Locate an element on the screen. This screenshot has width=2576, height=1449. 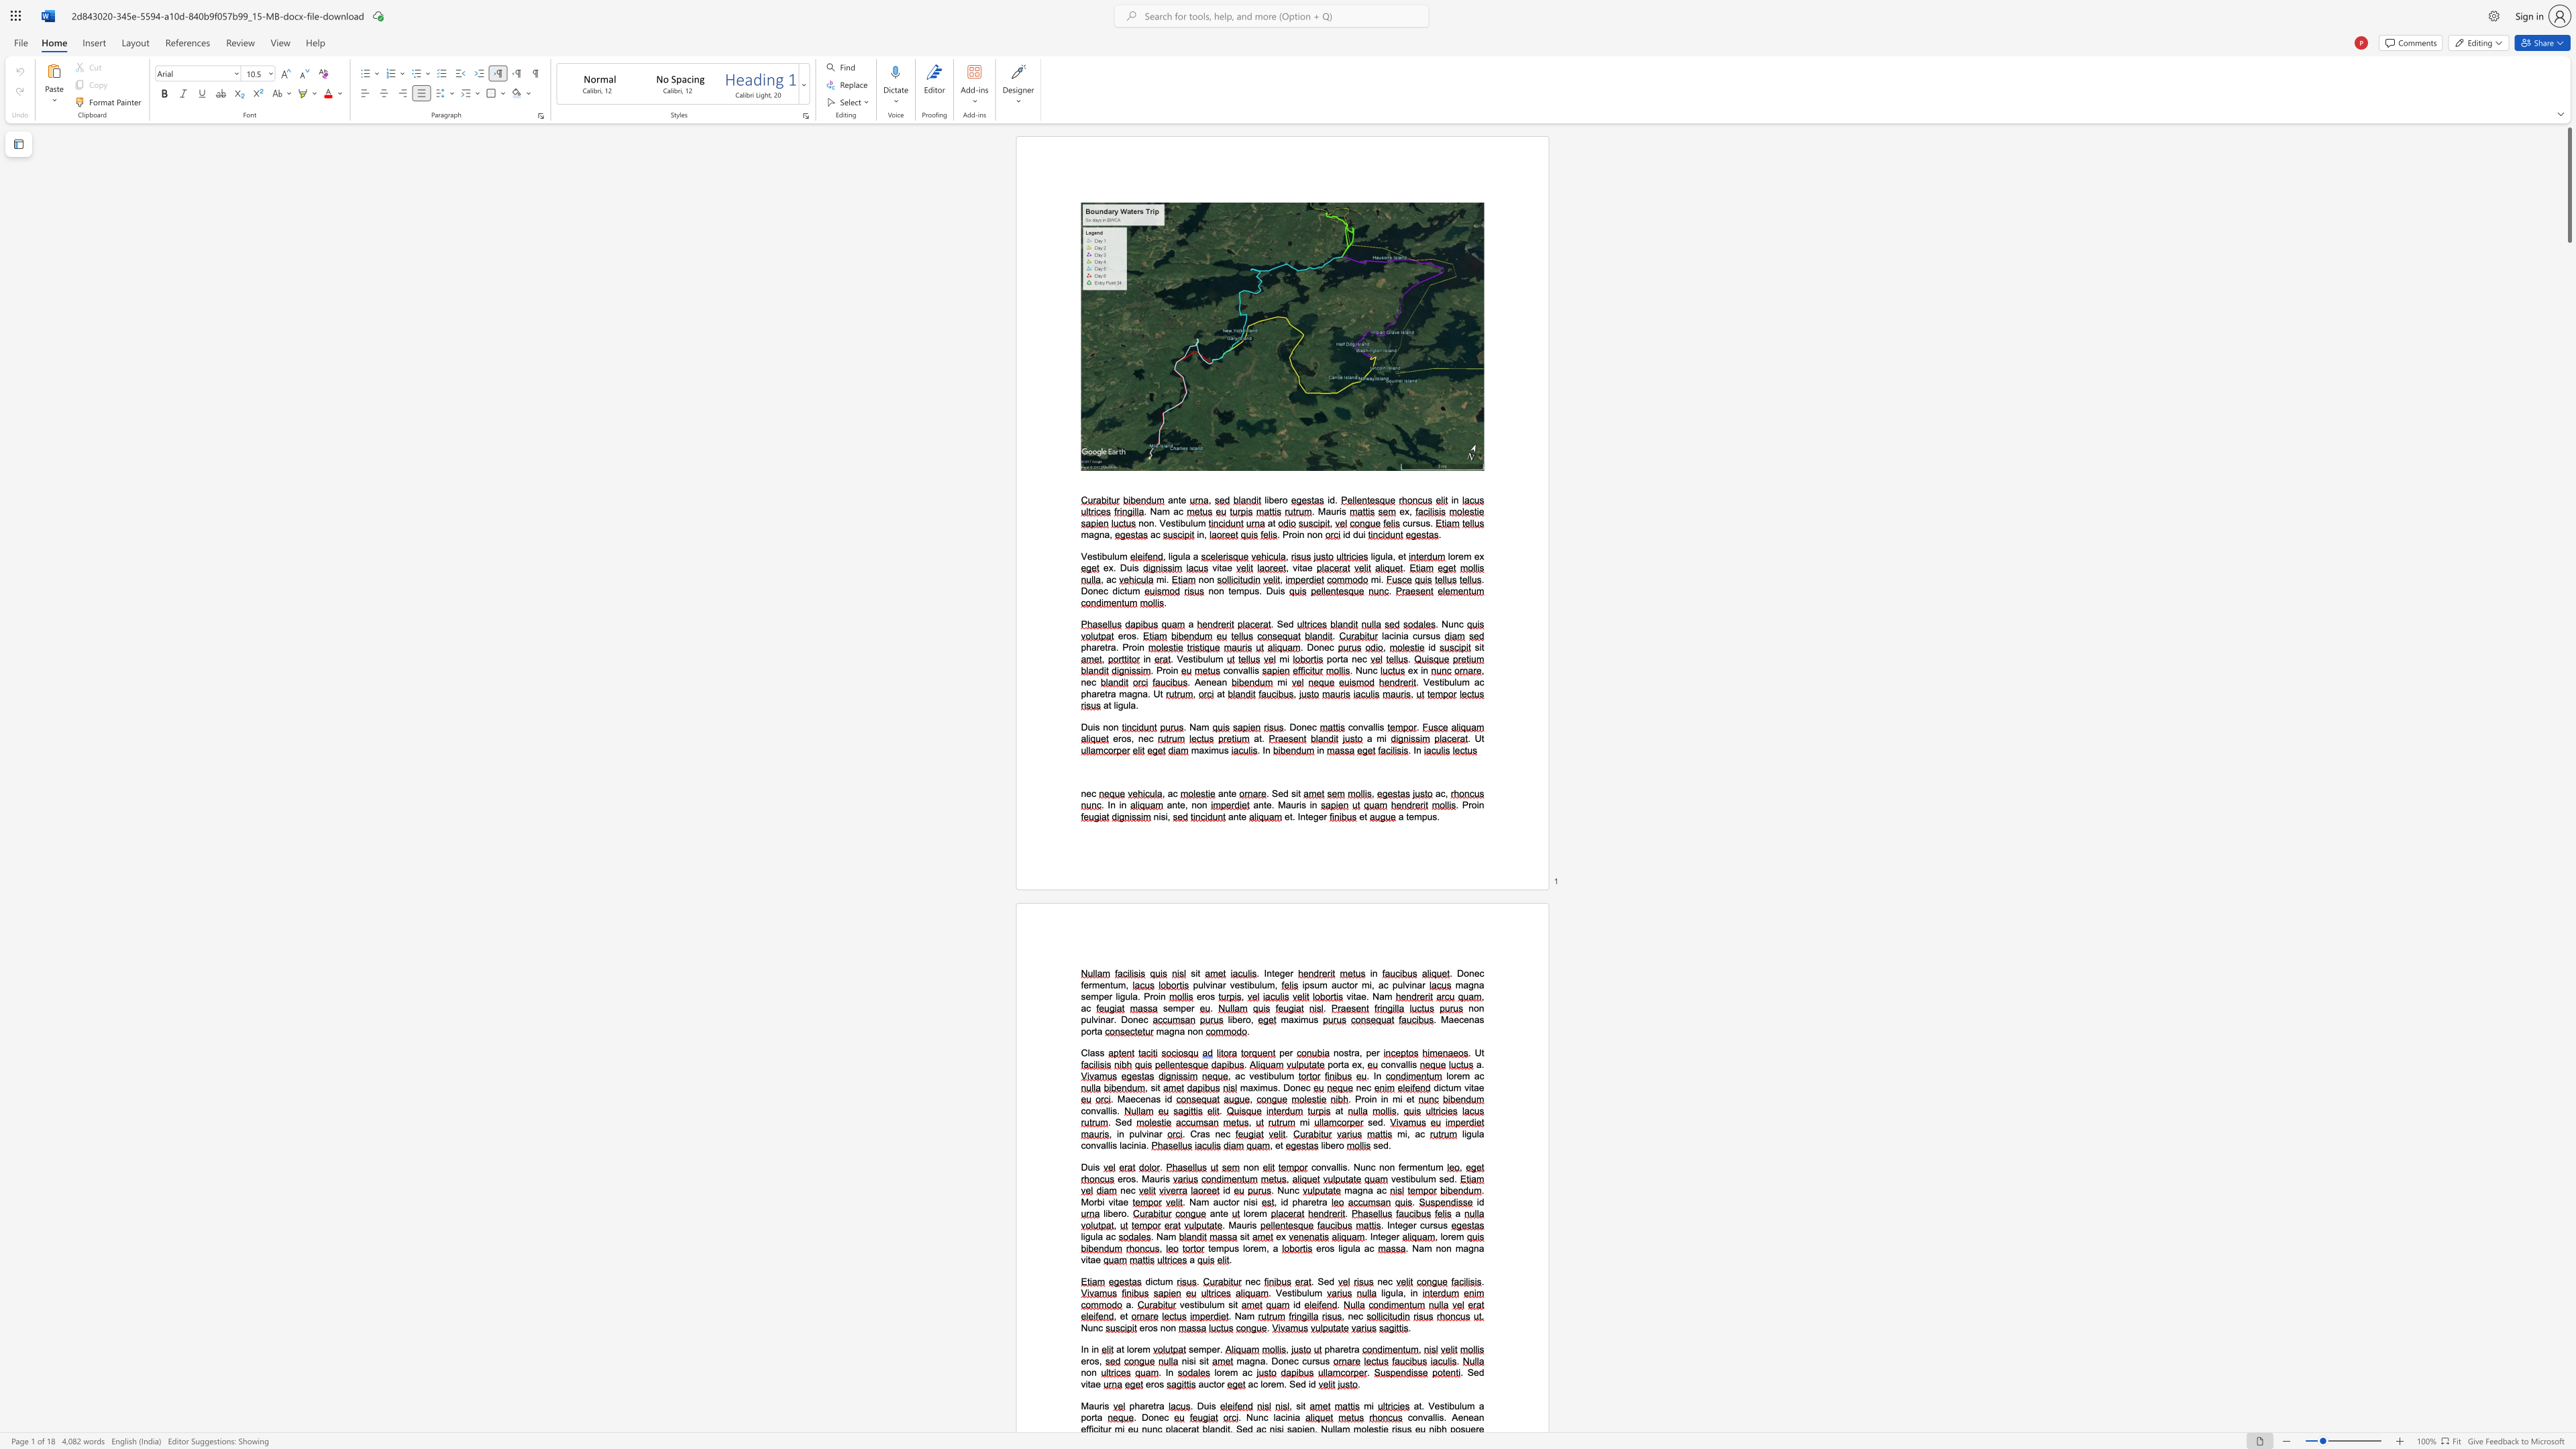
the 1th character "a" in the text is located at coordinates (1305, 1201).